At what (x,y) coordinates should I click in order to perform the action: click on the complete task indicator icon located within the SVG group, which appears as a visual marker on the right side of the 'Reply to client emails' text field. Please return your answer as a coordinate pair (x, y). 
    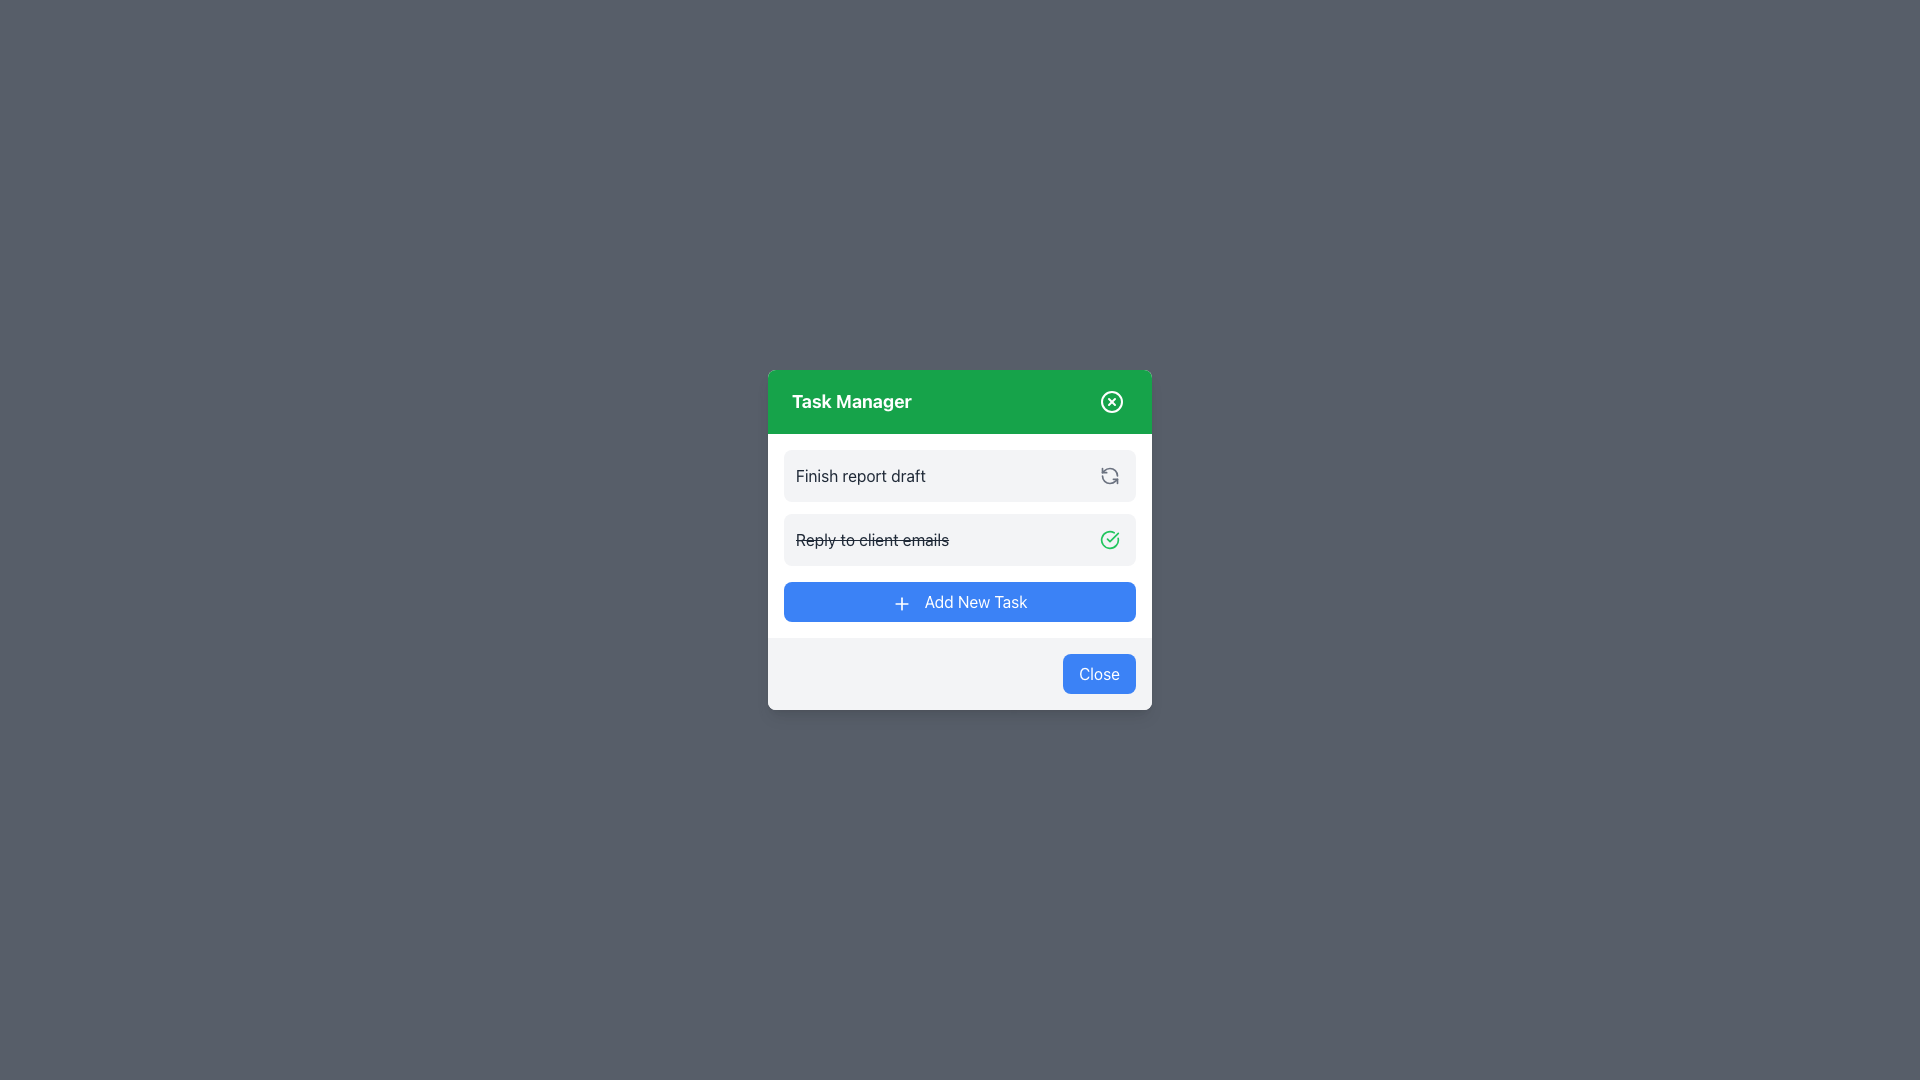
    Looking at the image, I should click on (1108, 540).